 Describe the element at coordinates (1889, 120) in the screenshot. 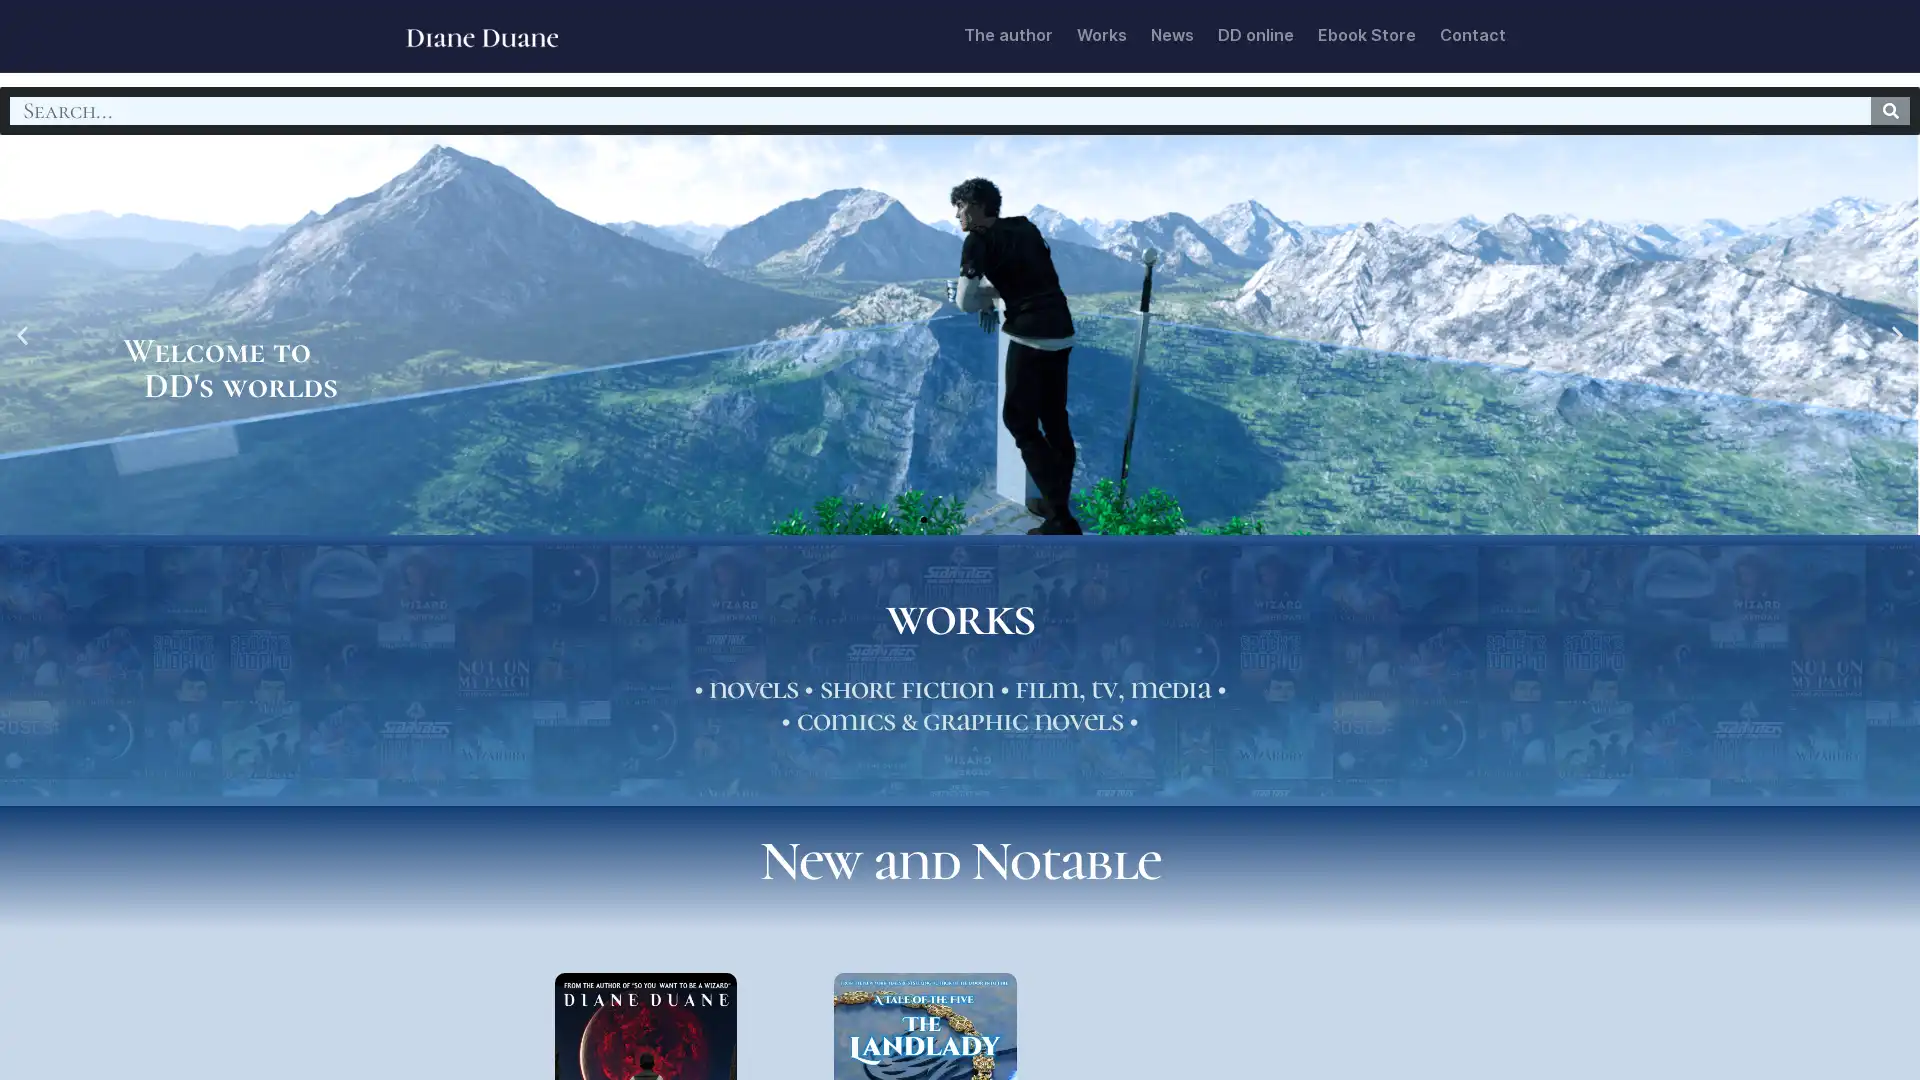

I see `Search` at that location.